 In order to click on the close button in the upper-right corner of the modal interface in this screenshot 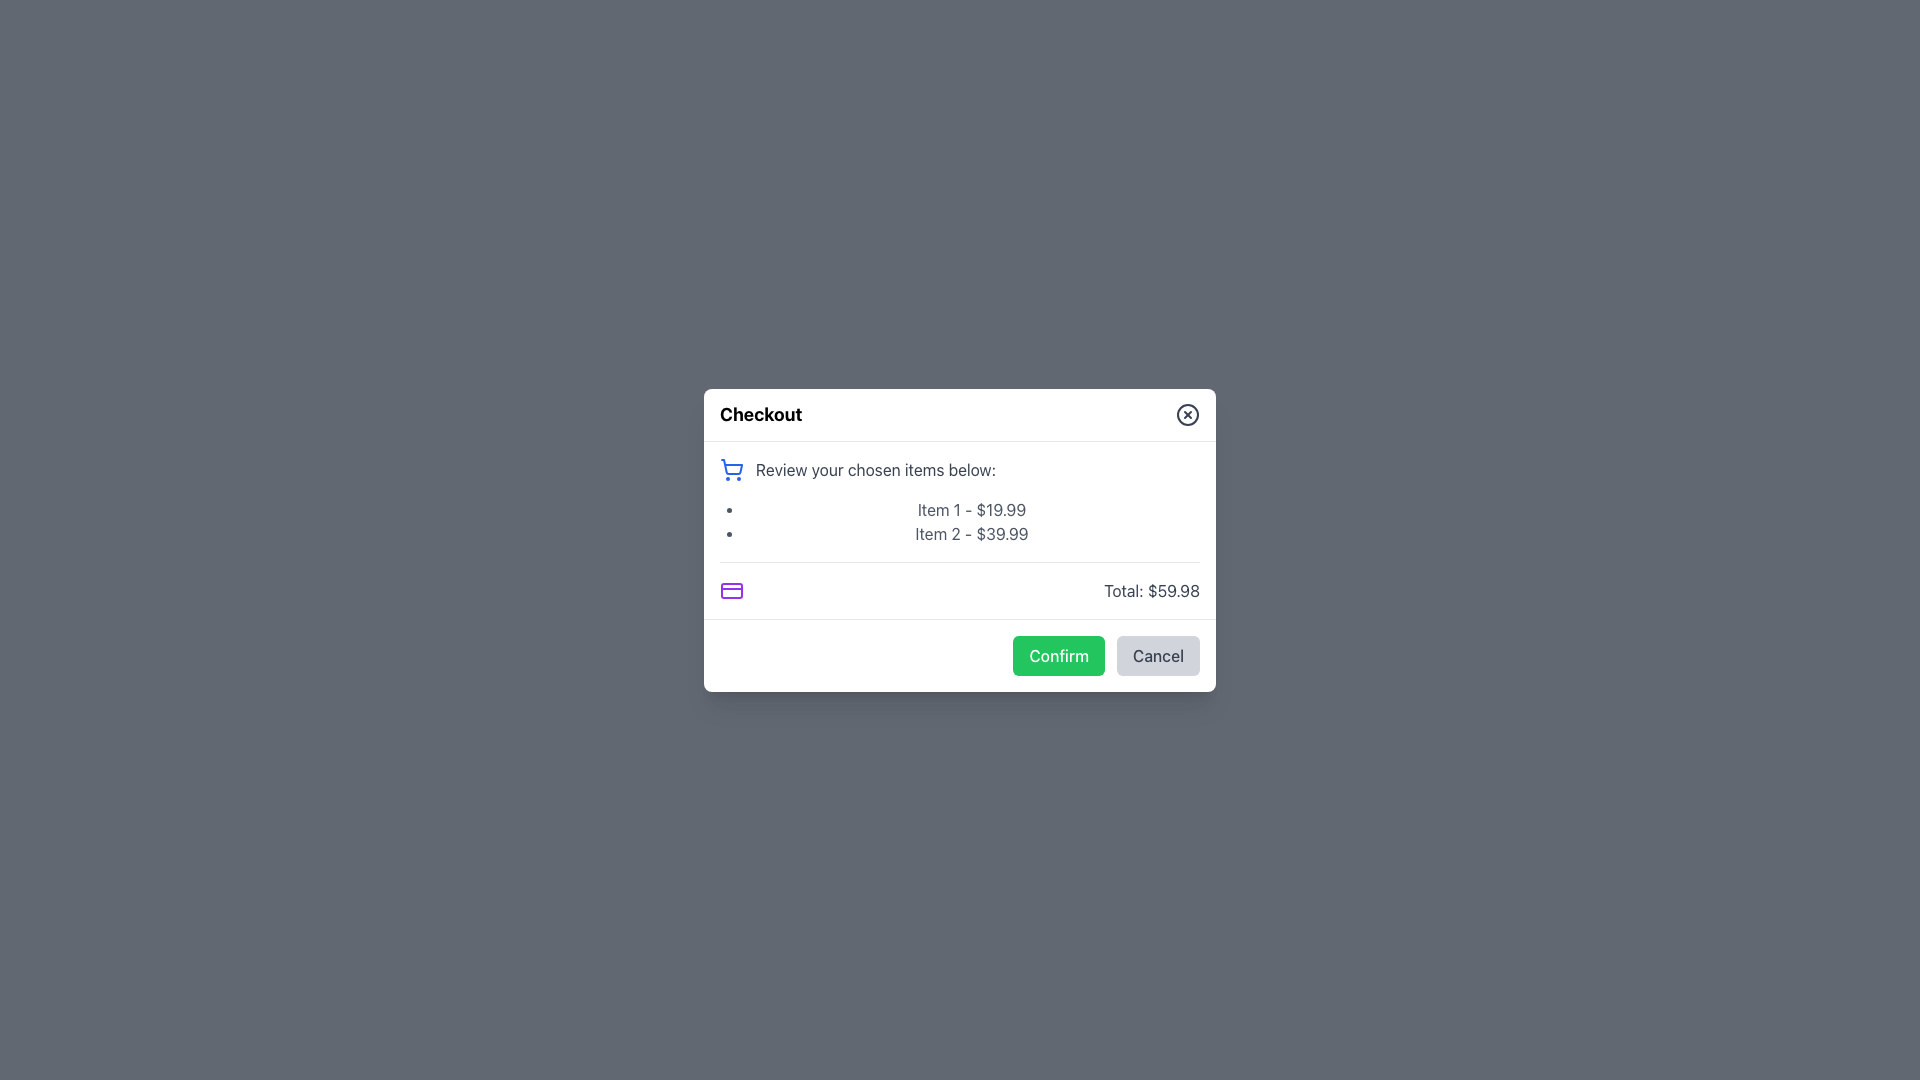, I will do `click(1188, 413)`.